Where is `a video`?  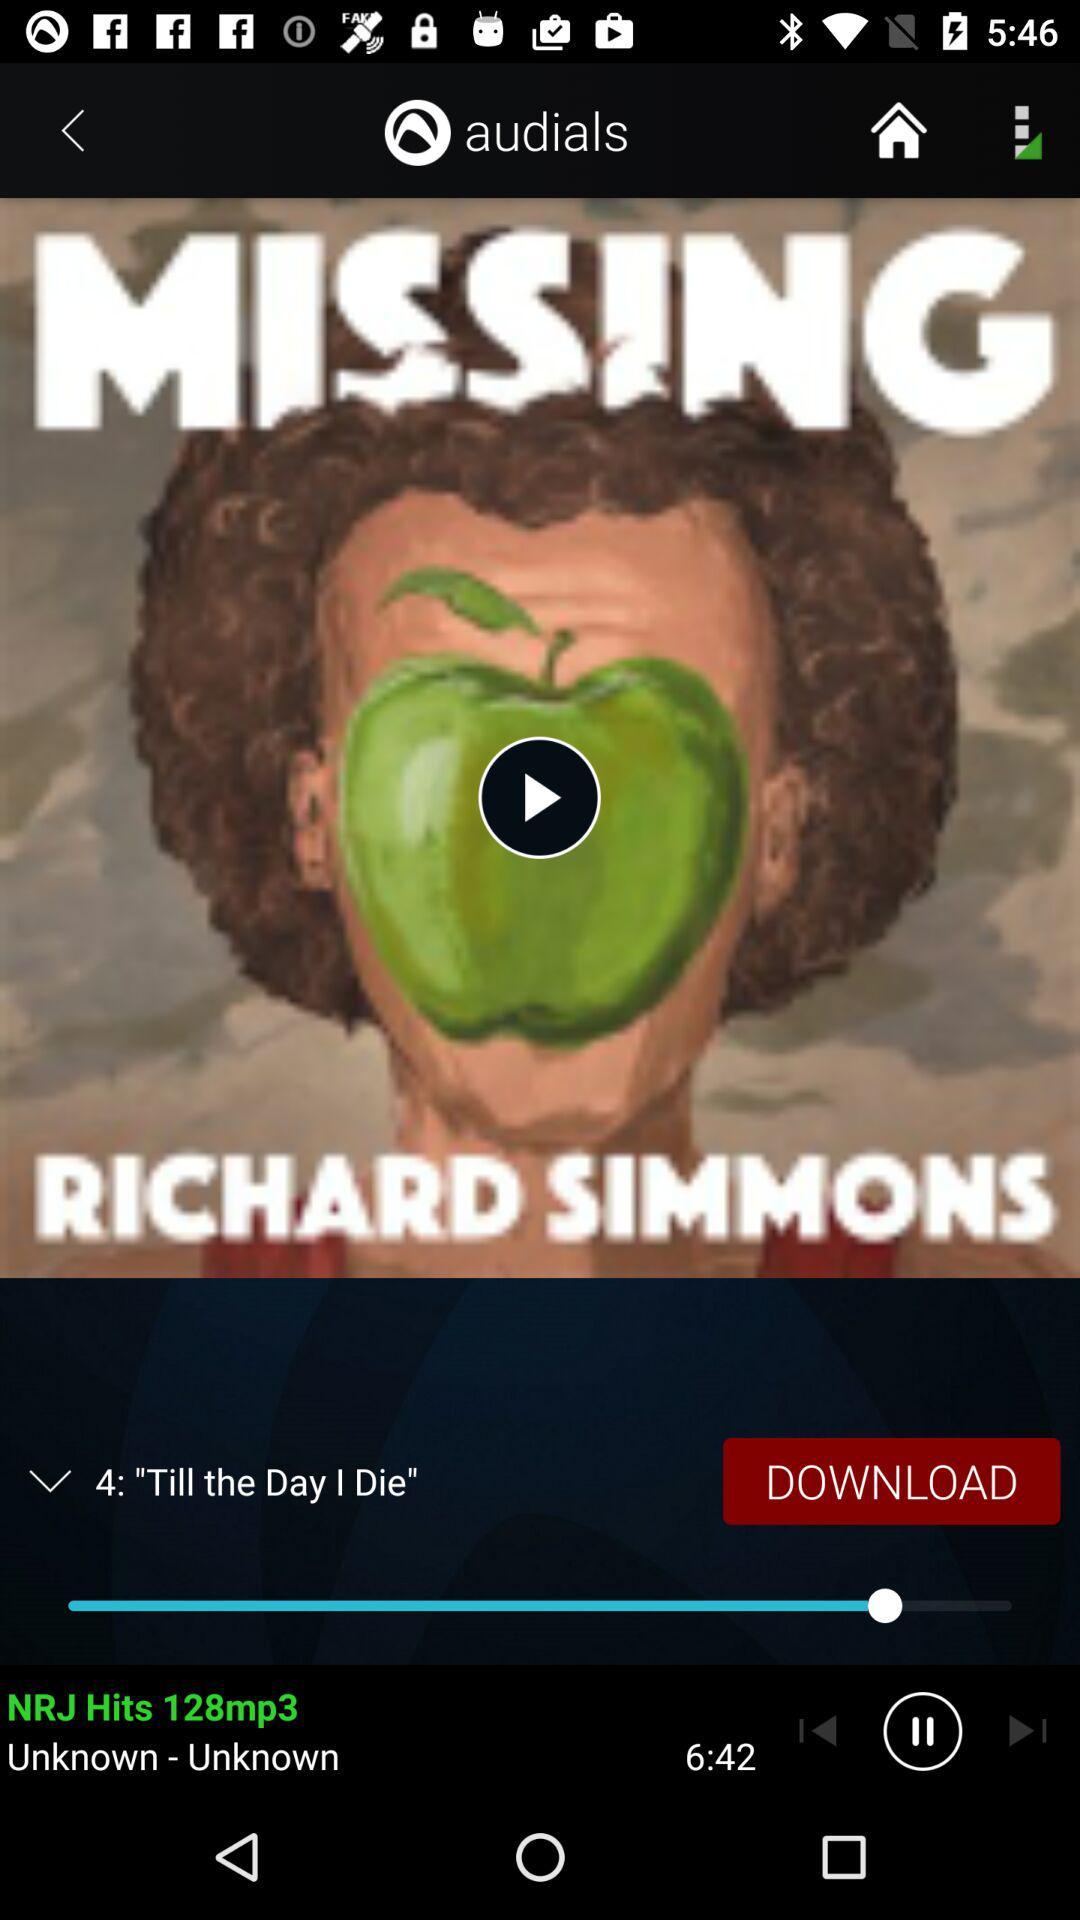 a video is located at coordinates (538, 796).